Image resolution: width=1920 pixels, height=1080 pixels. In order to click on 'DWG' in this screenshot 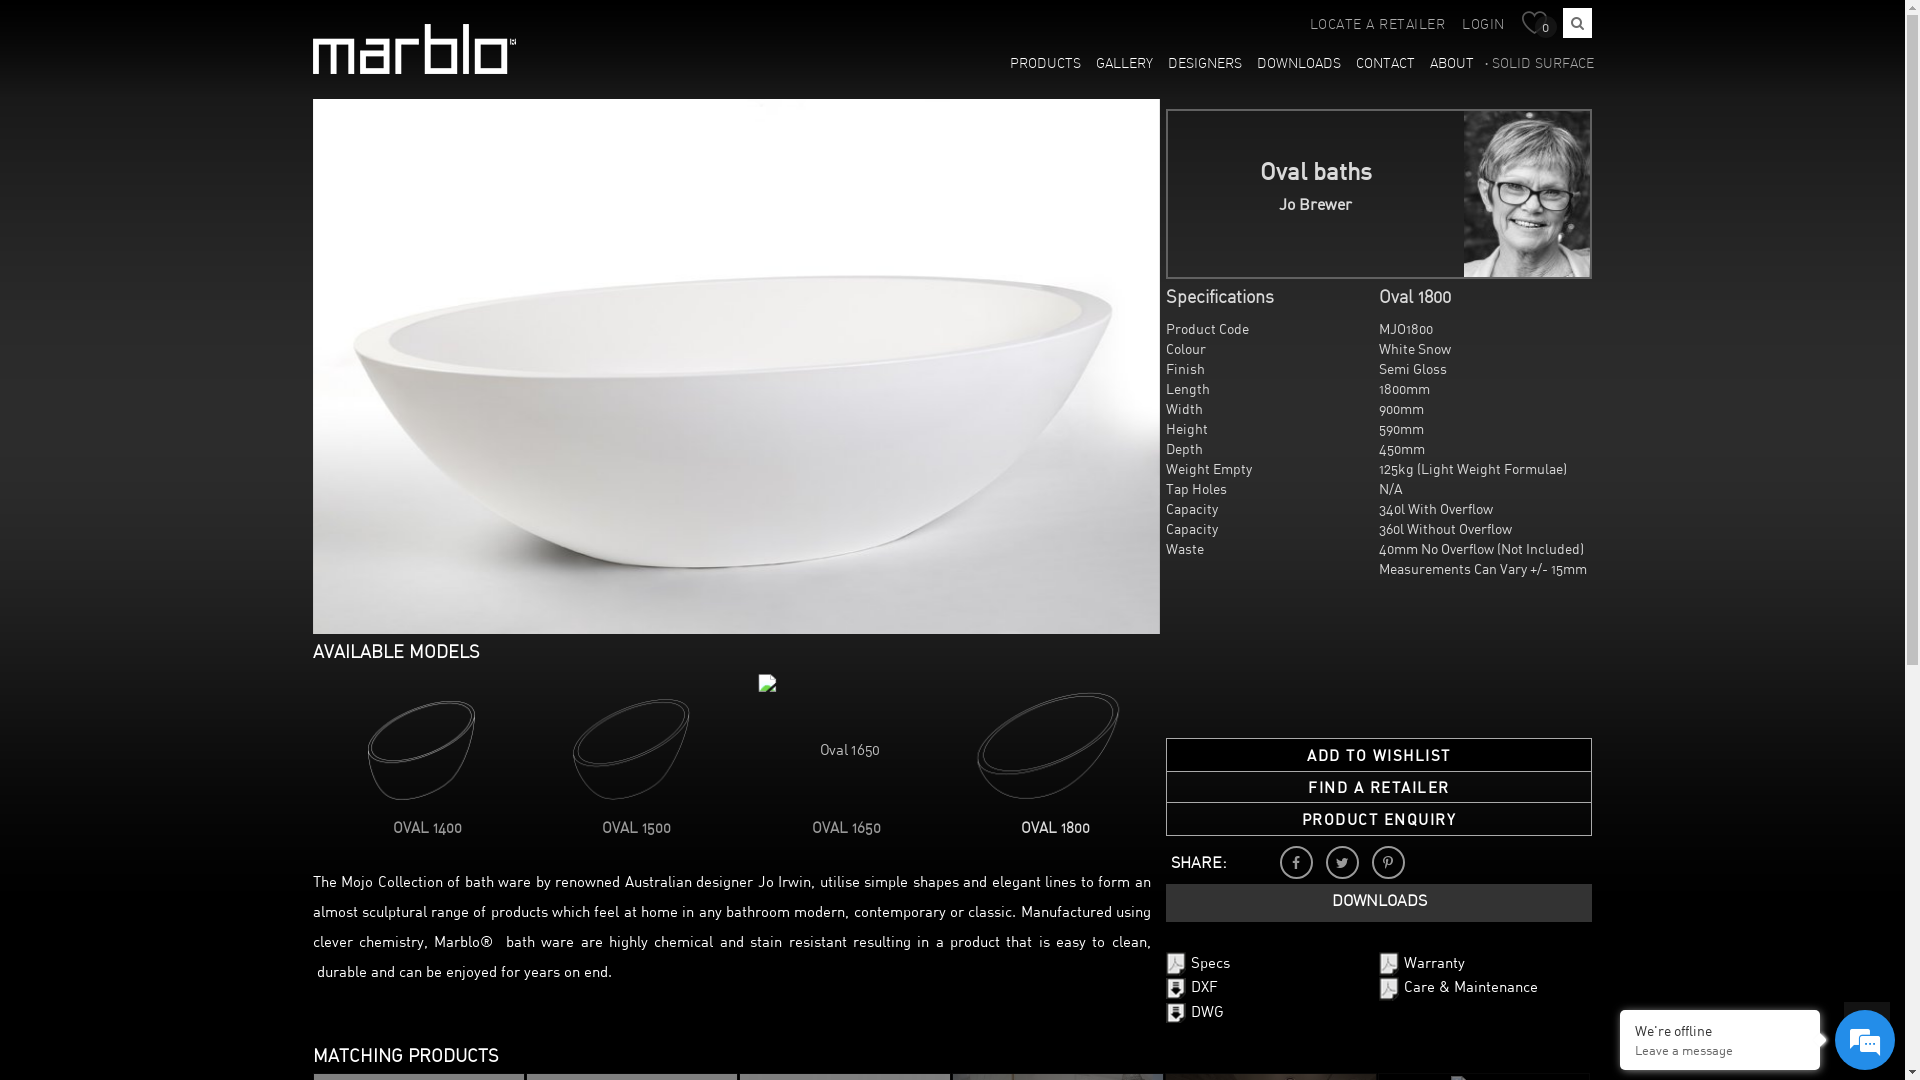, I will do `click(1195, 1012)`.